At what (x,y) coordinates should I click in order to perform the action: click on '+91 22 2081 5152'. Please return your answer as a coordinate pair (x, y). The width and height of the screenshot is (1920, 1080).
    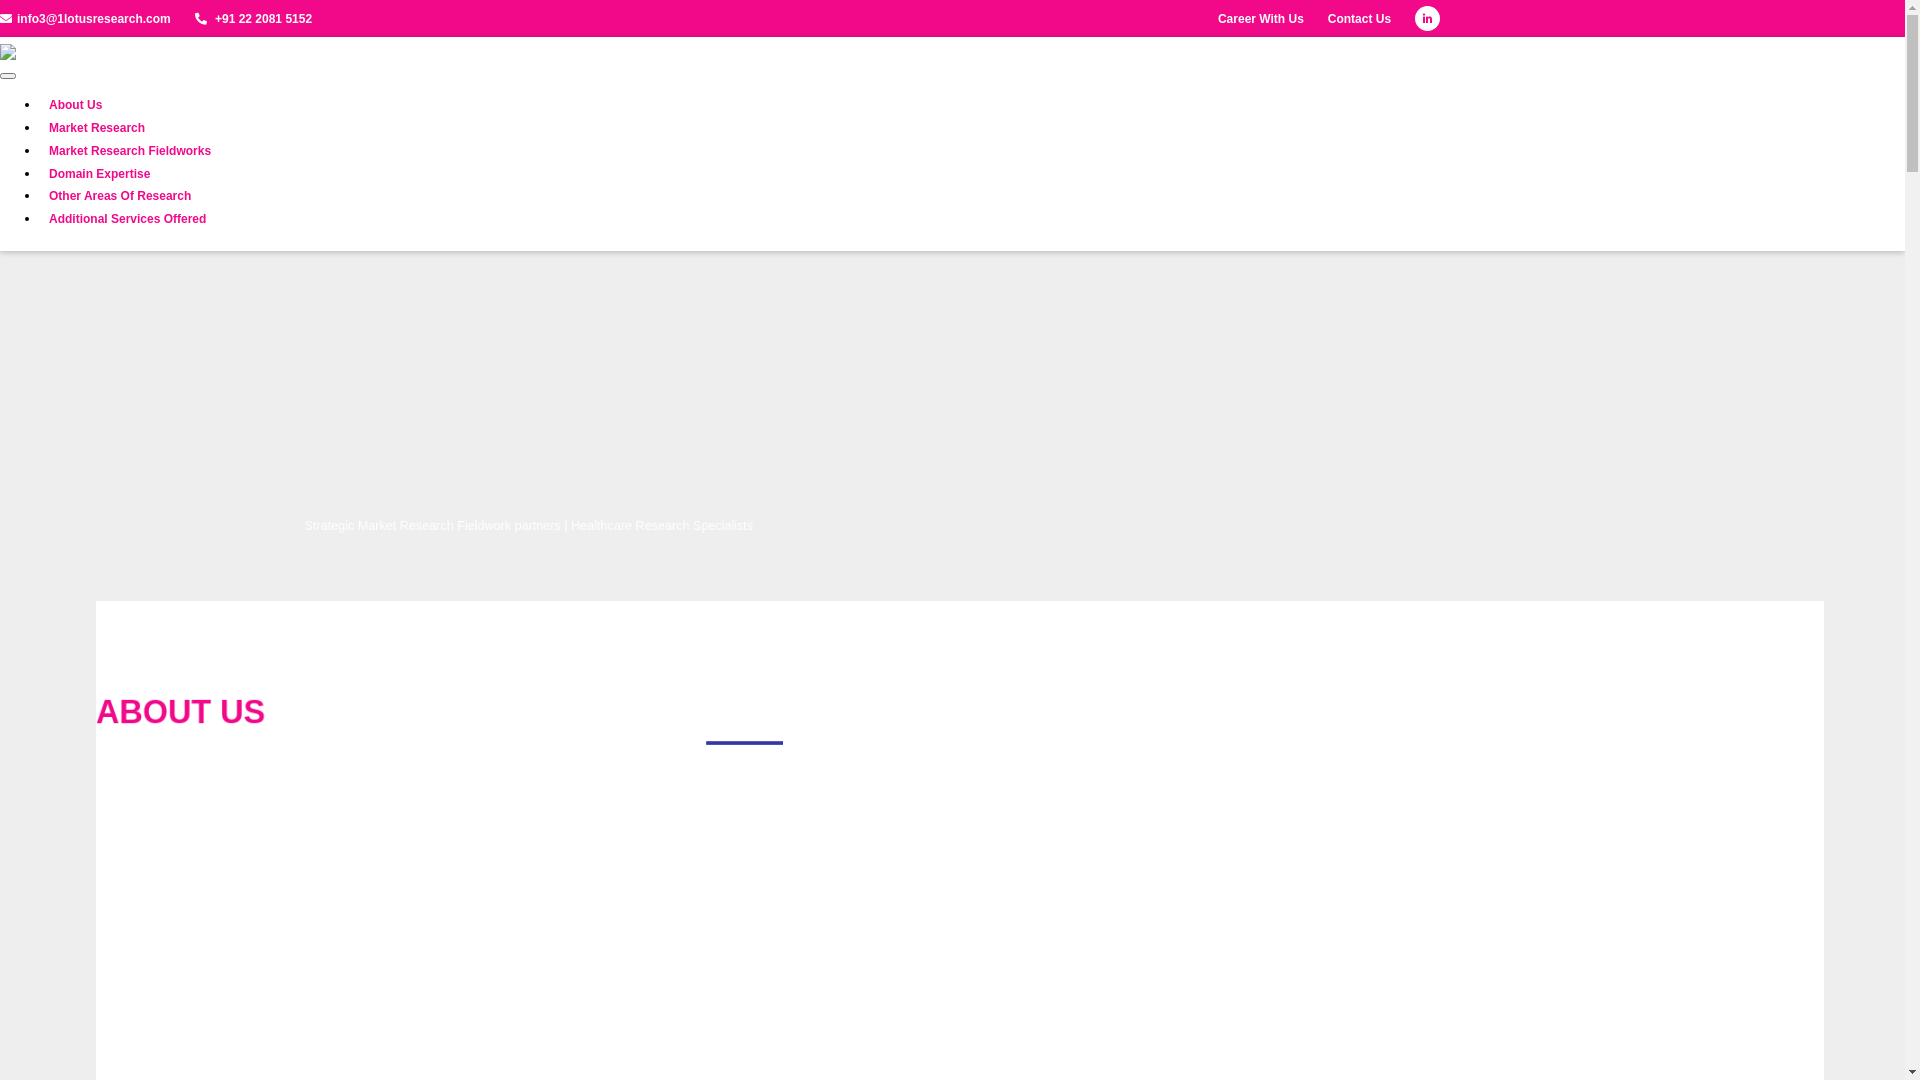
    Looking at the image, I should click on (195, 19).